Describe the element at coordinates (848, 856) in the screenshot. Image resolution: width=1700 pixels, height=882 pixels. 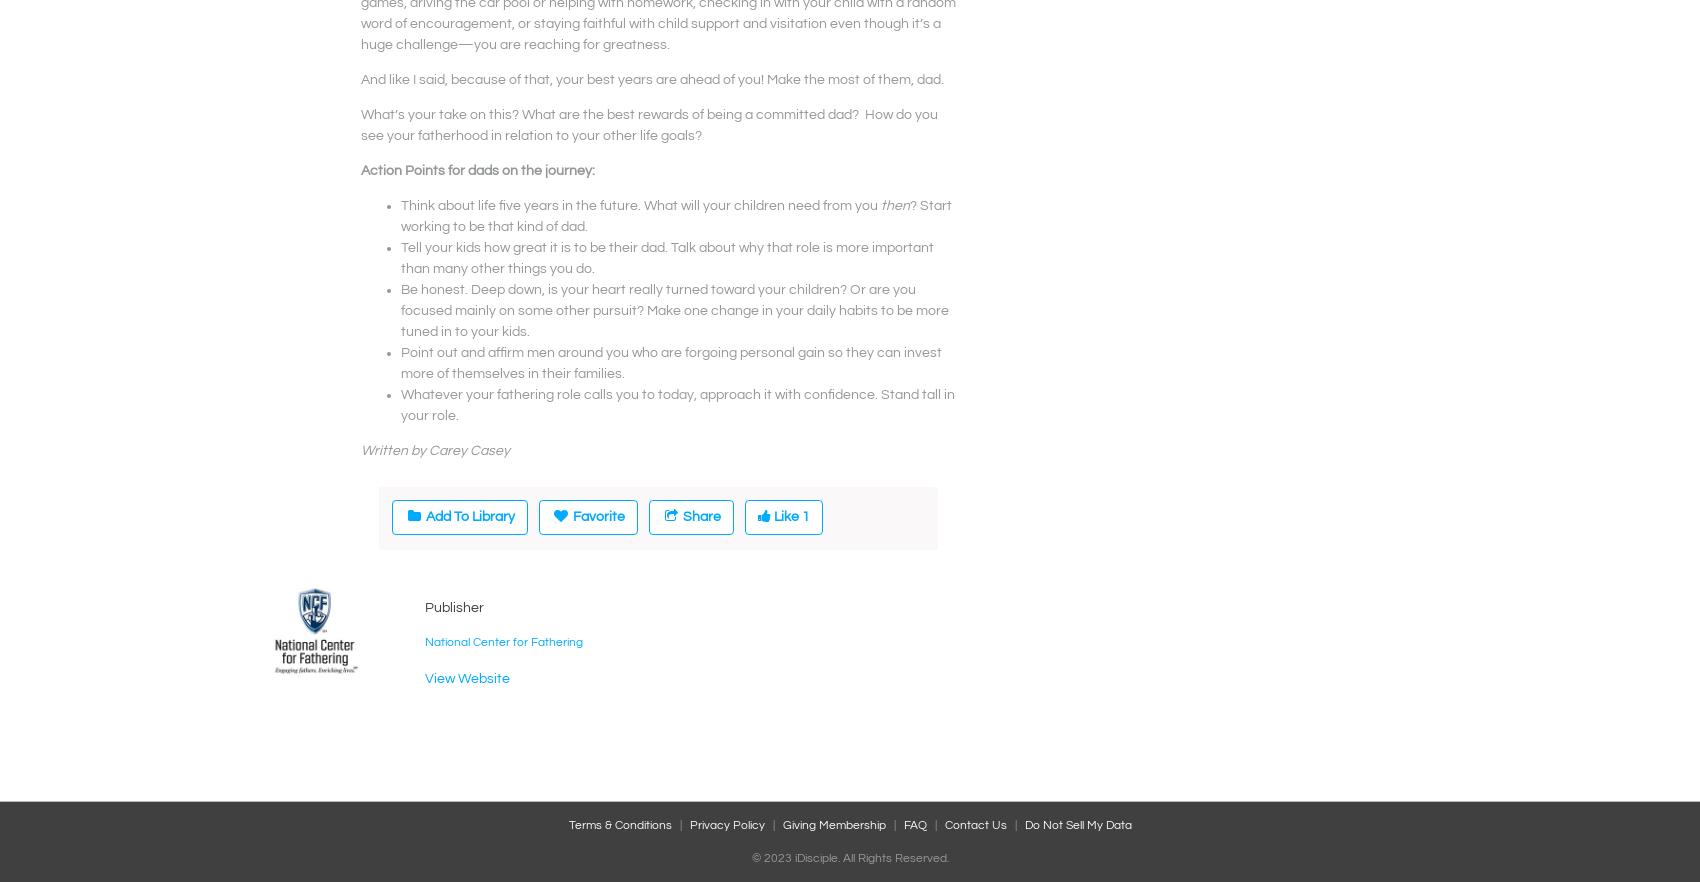
I see `'© 2023 iDisciple. All Rights Reserved.'` at that location.